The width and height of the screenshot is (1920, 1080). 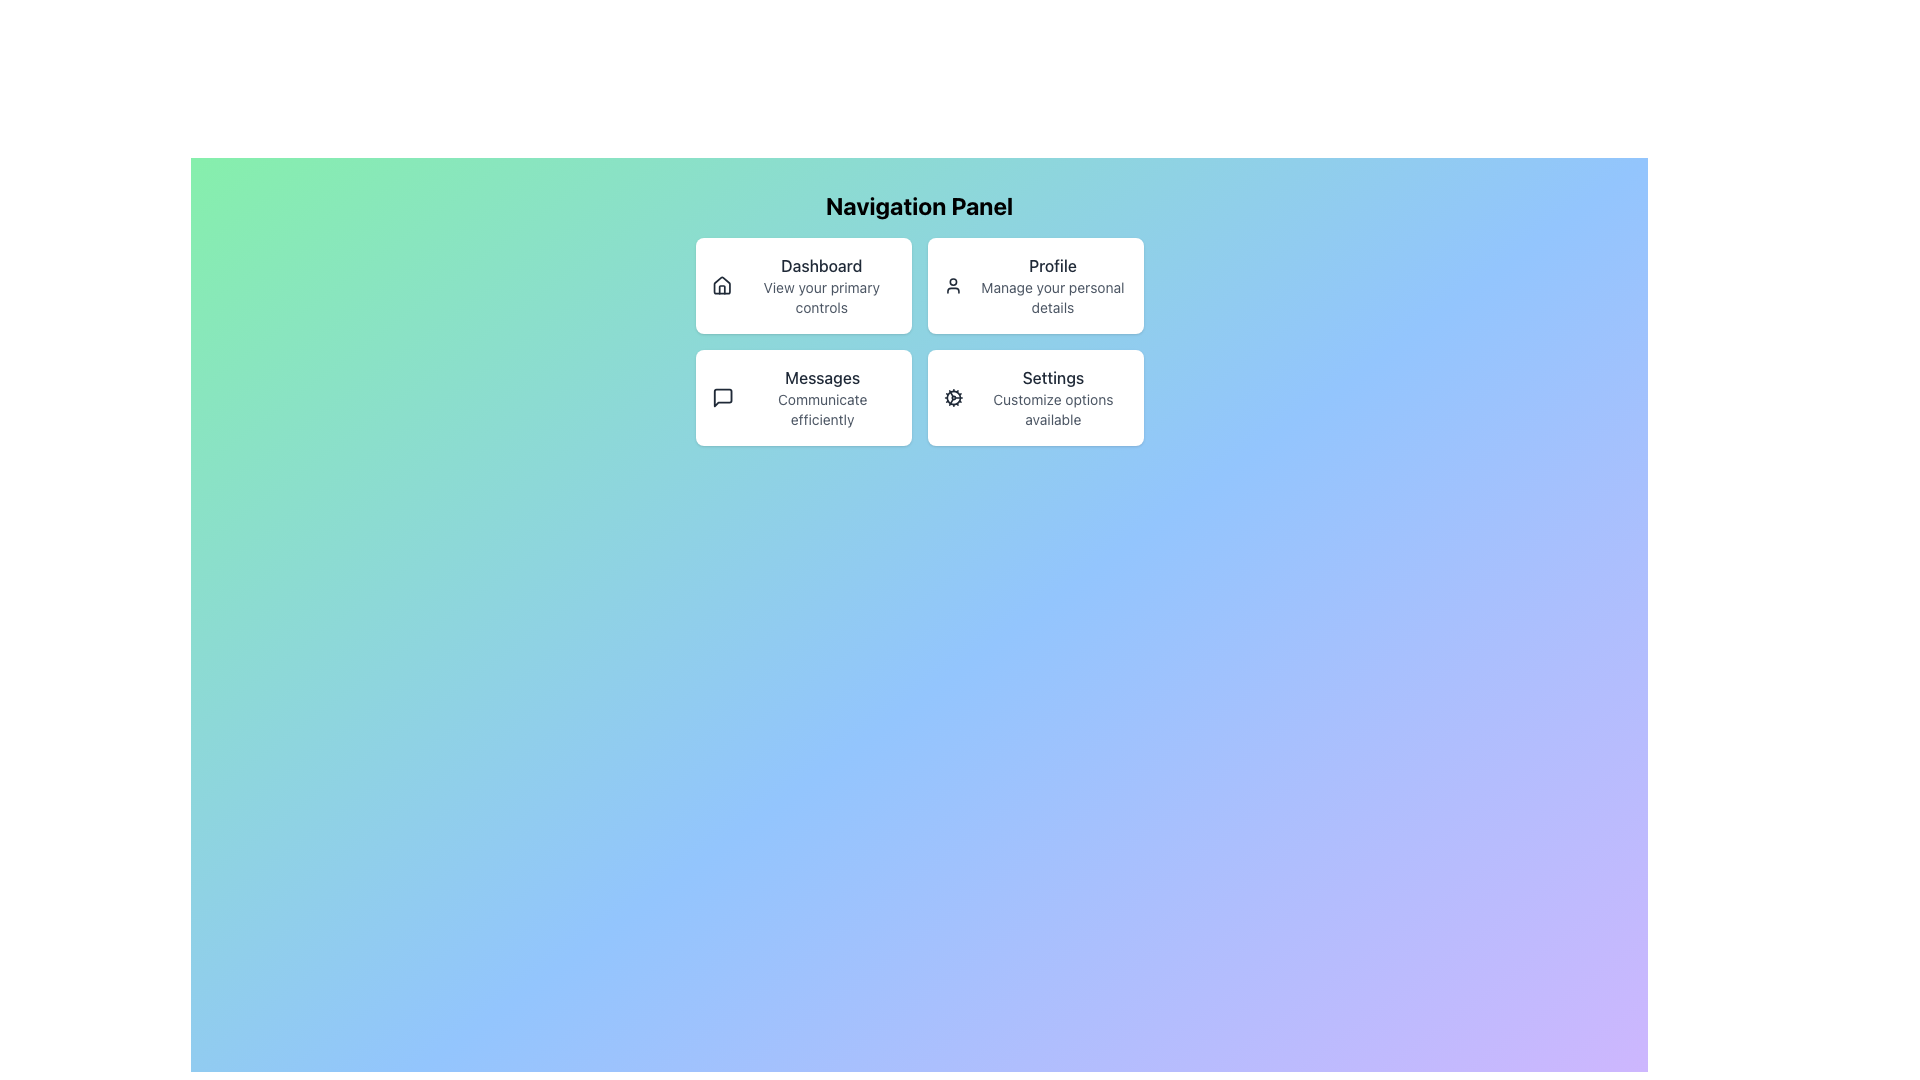 What do you see at coordinates (1052, 378) in the screenshot?
I see `the text label 'Settings', which is displayed in bold font and located within a white rectangular section in the bottom-right quadrant of the grid layout` at bounding box center [1052, 378].